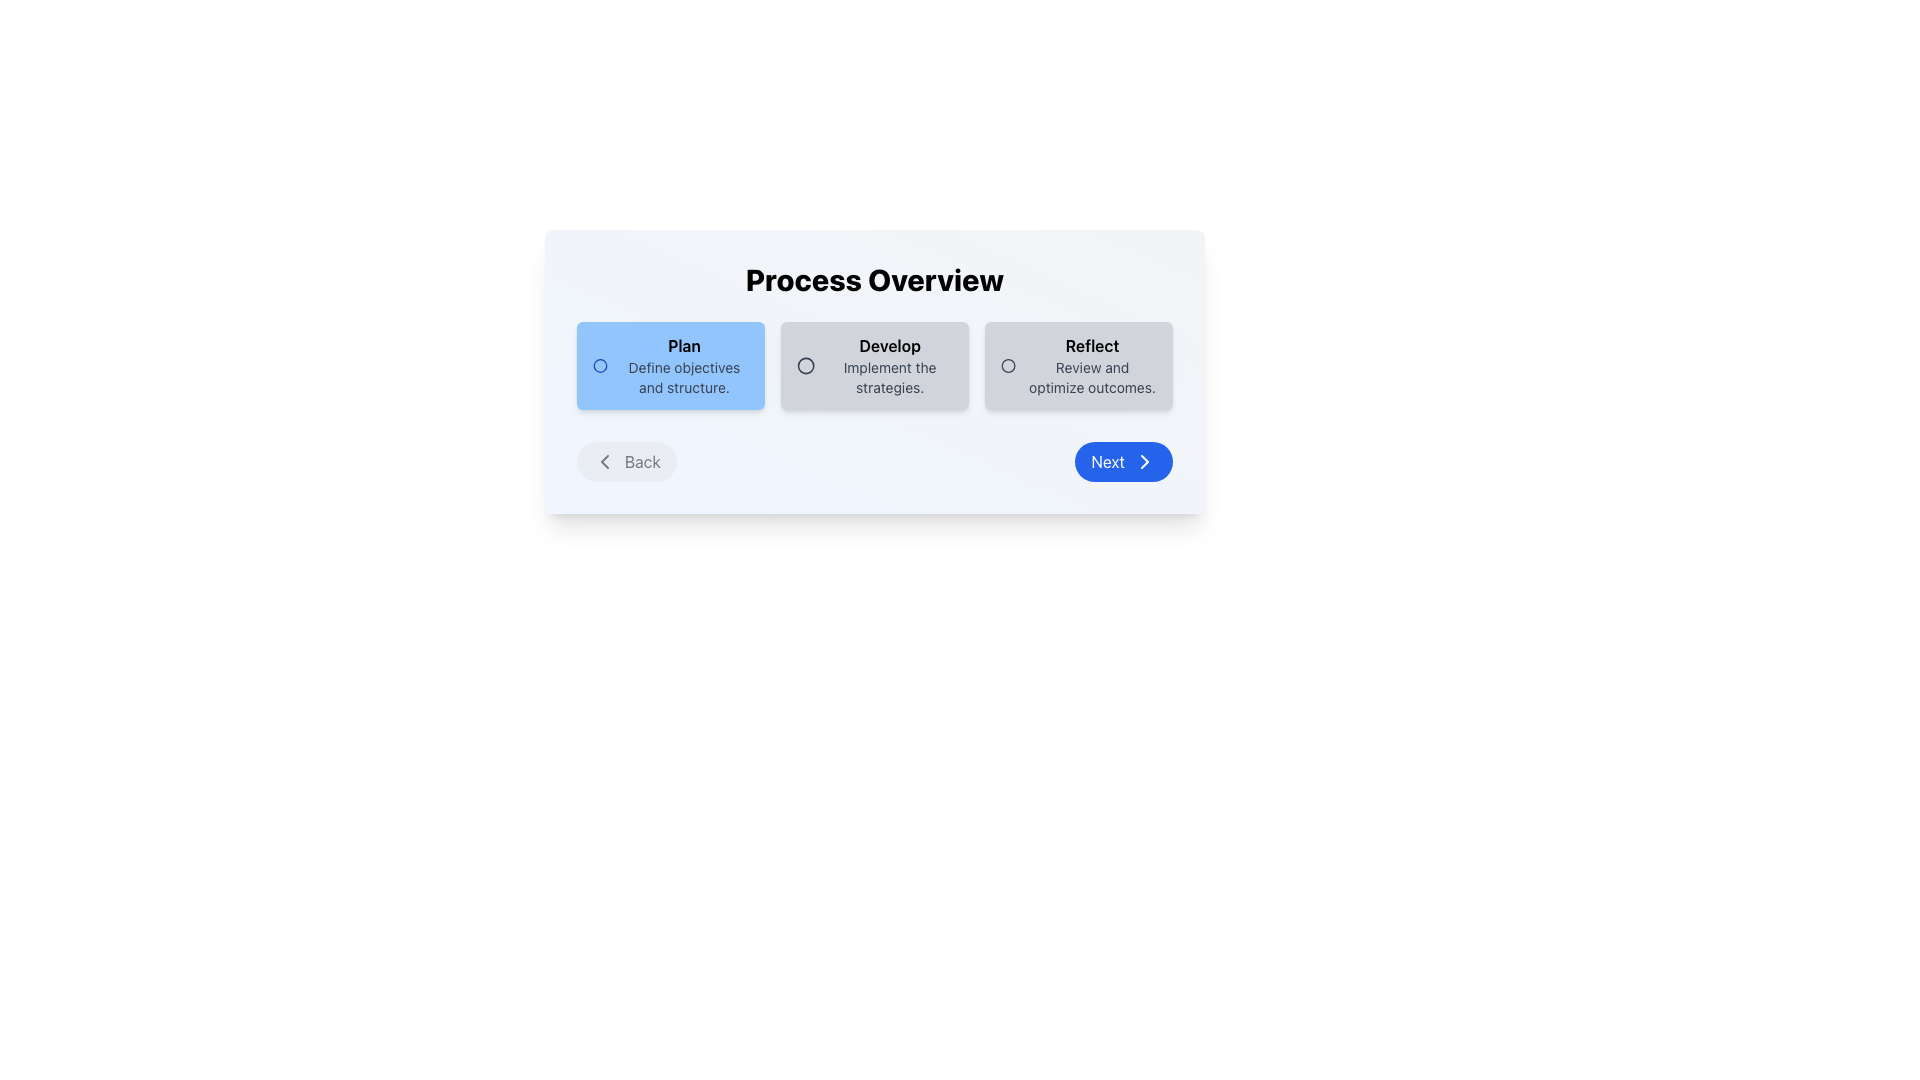 The width and height of the screenshot is (1920, 1080). What do you see at coordinates (603, 462) in the screenshot?
I see `the 'Back' button icon, which is the leftmost component in the 'Process Overview' panel, indicating navigation to a previous step` at bounding box center [603, 462].